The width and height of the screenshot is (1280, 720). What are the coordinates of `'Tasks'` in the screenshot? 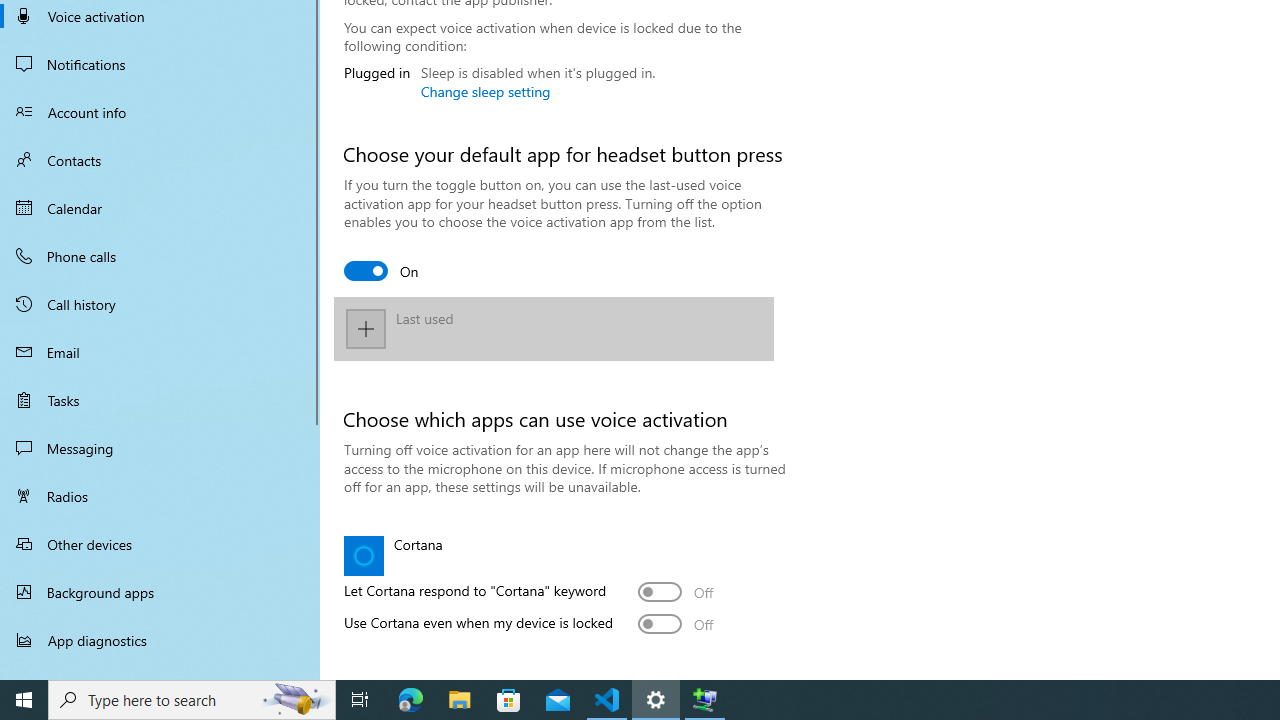 It's located at (160, 399).